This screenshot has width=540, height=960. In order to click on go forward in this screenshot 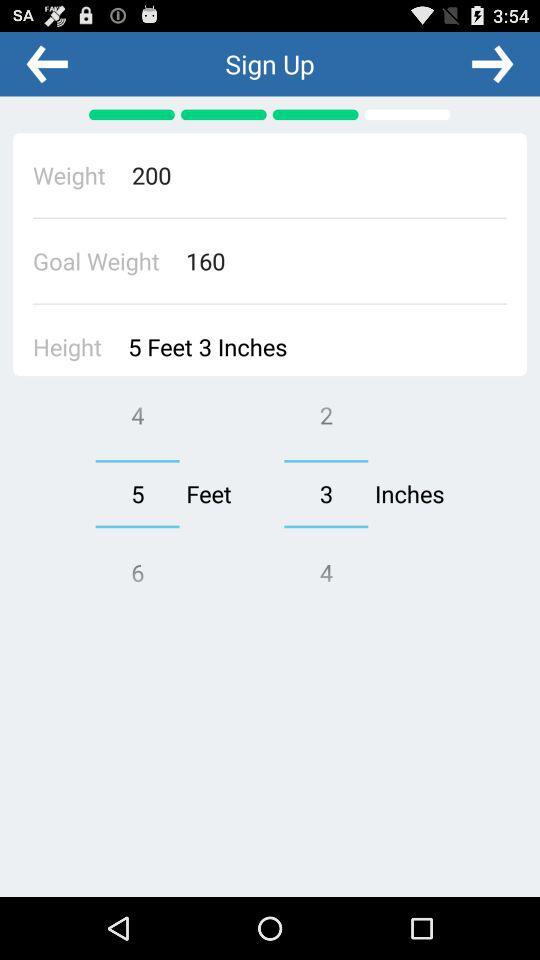, I will do `click(491, 63)`.